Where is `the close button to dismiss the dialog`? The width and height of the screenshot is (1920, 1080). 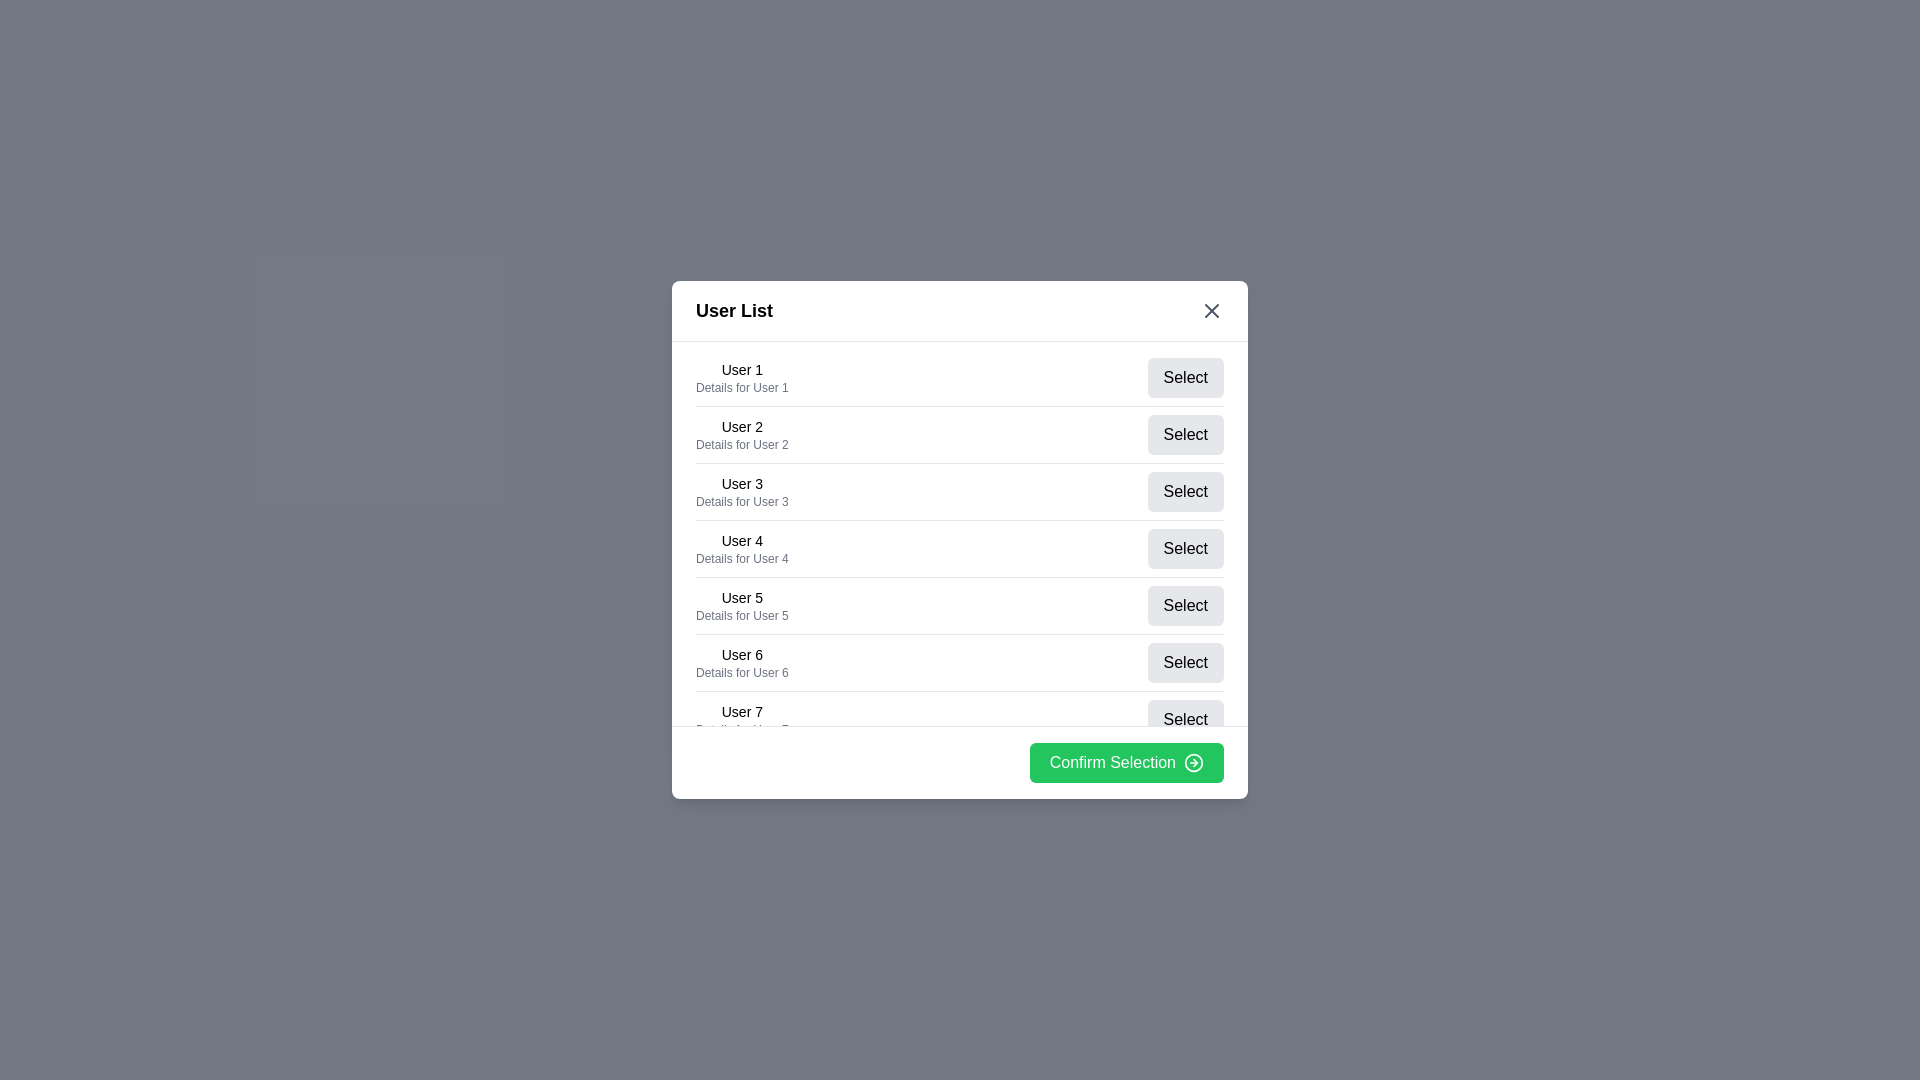
the close button to dismiss the dialog is located at coordinates (1210, 311).